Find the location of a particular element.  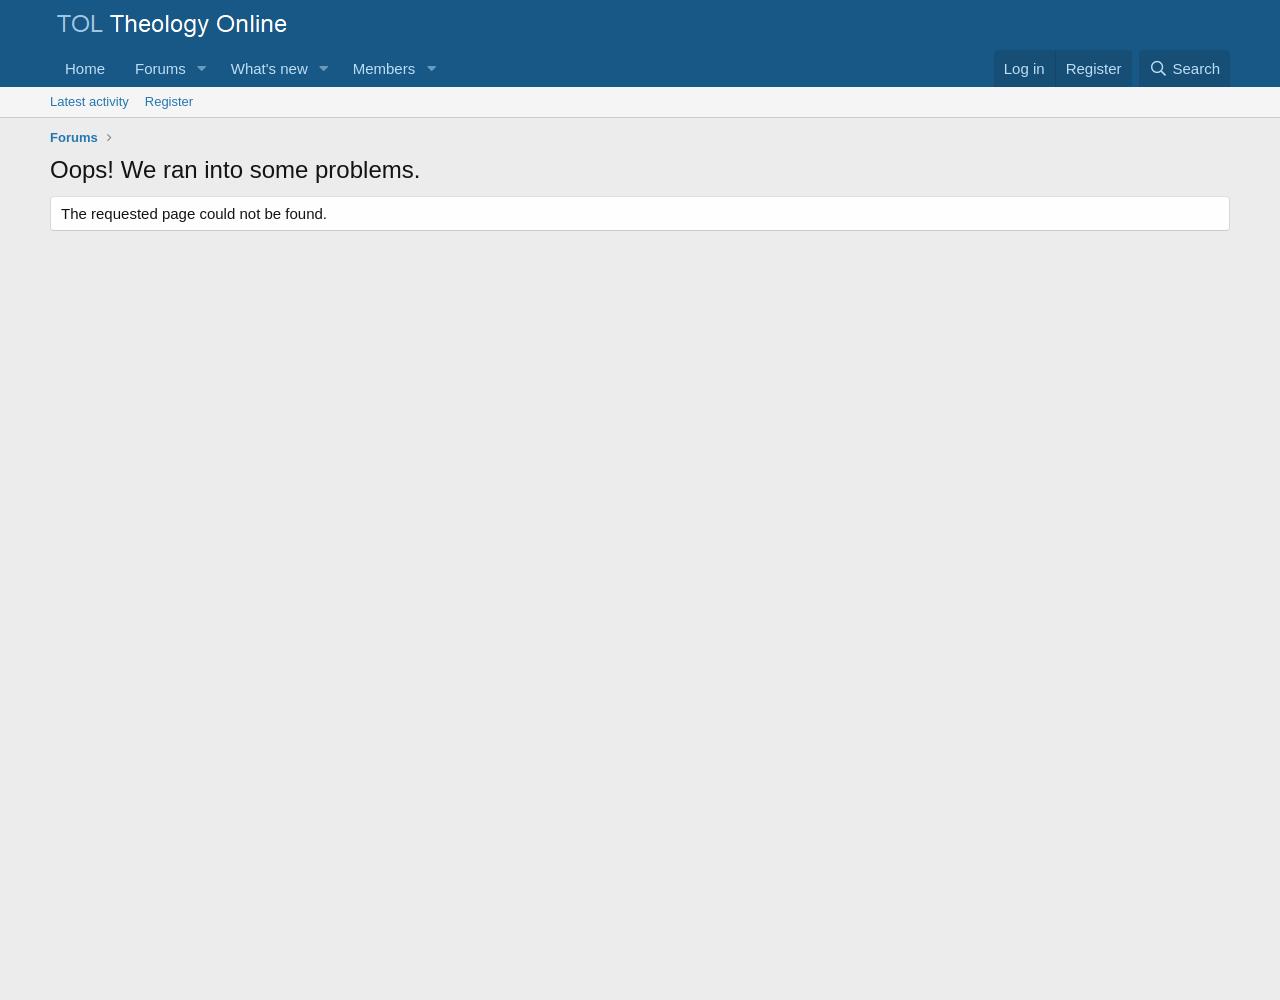

'Latest activity' is located at coordinates (87, 100).